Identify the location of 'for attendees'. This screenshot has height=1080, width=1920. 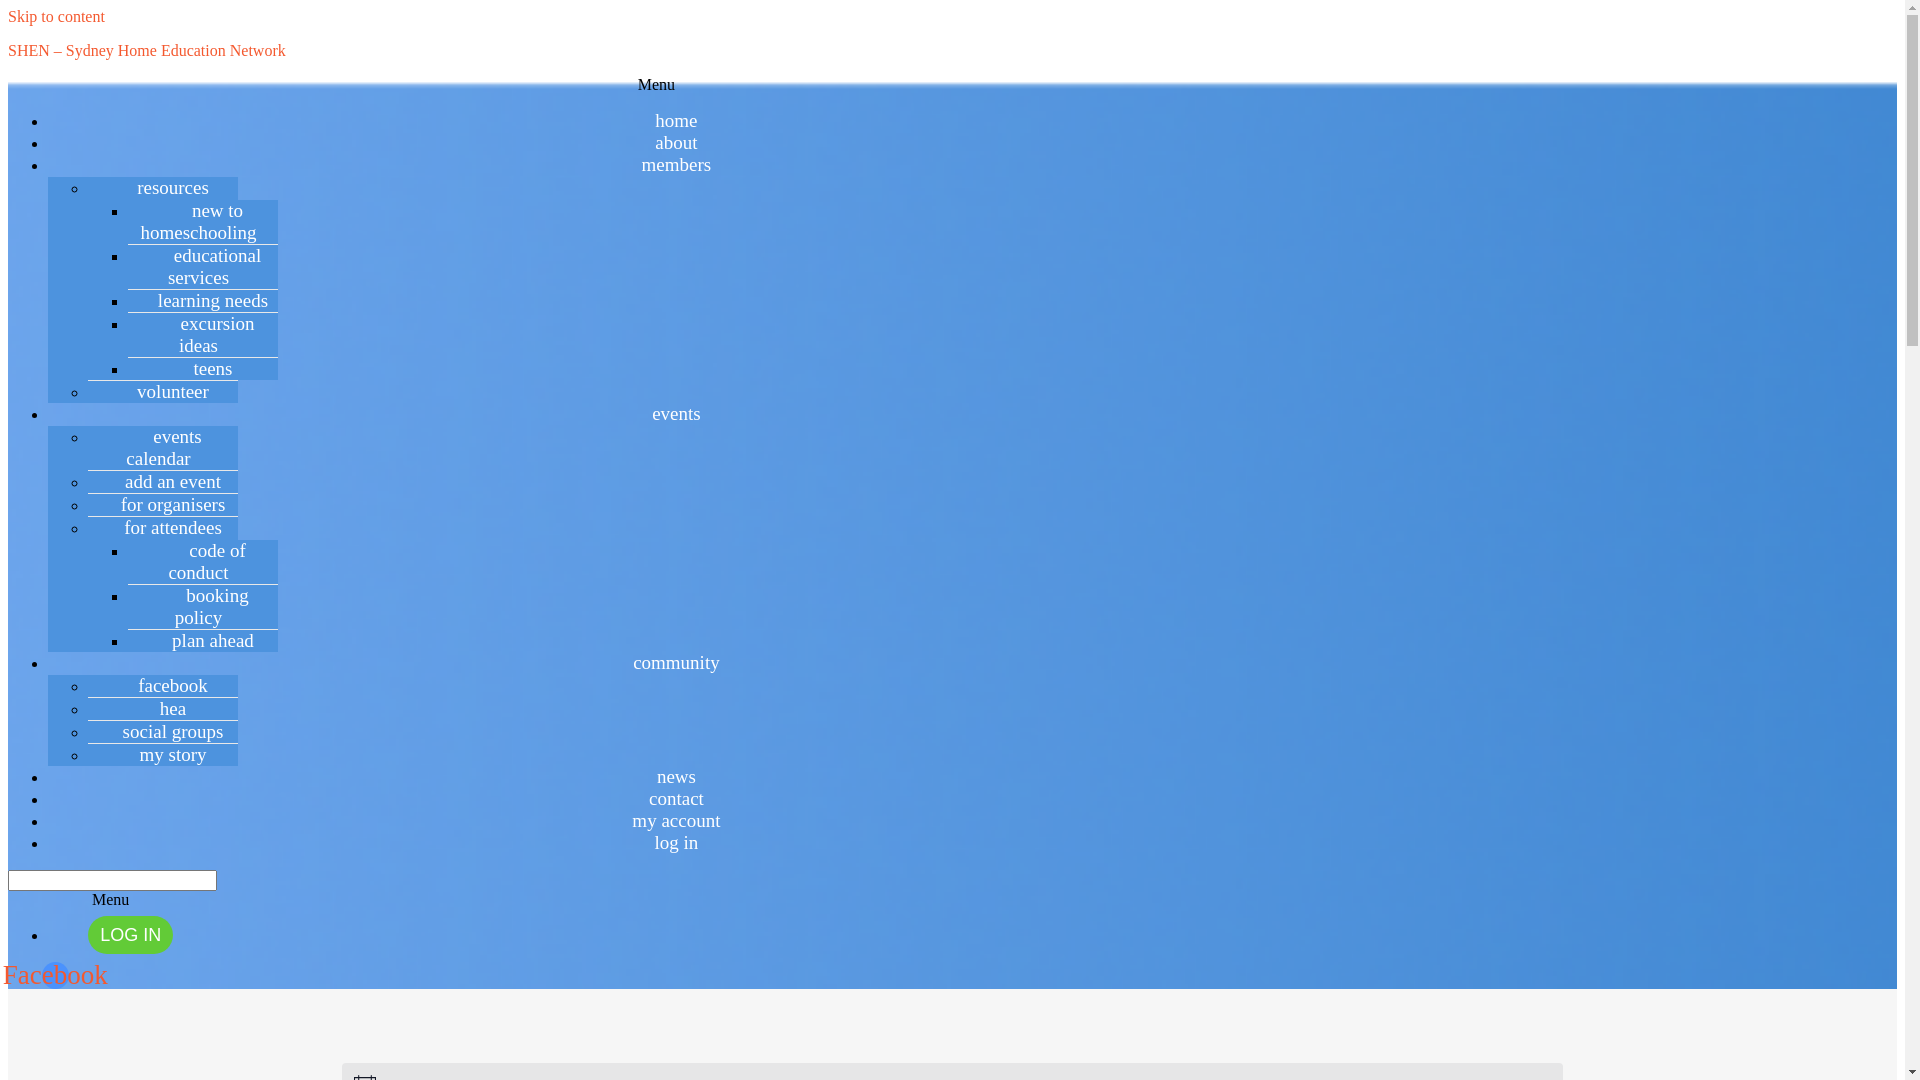
(163, 526).